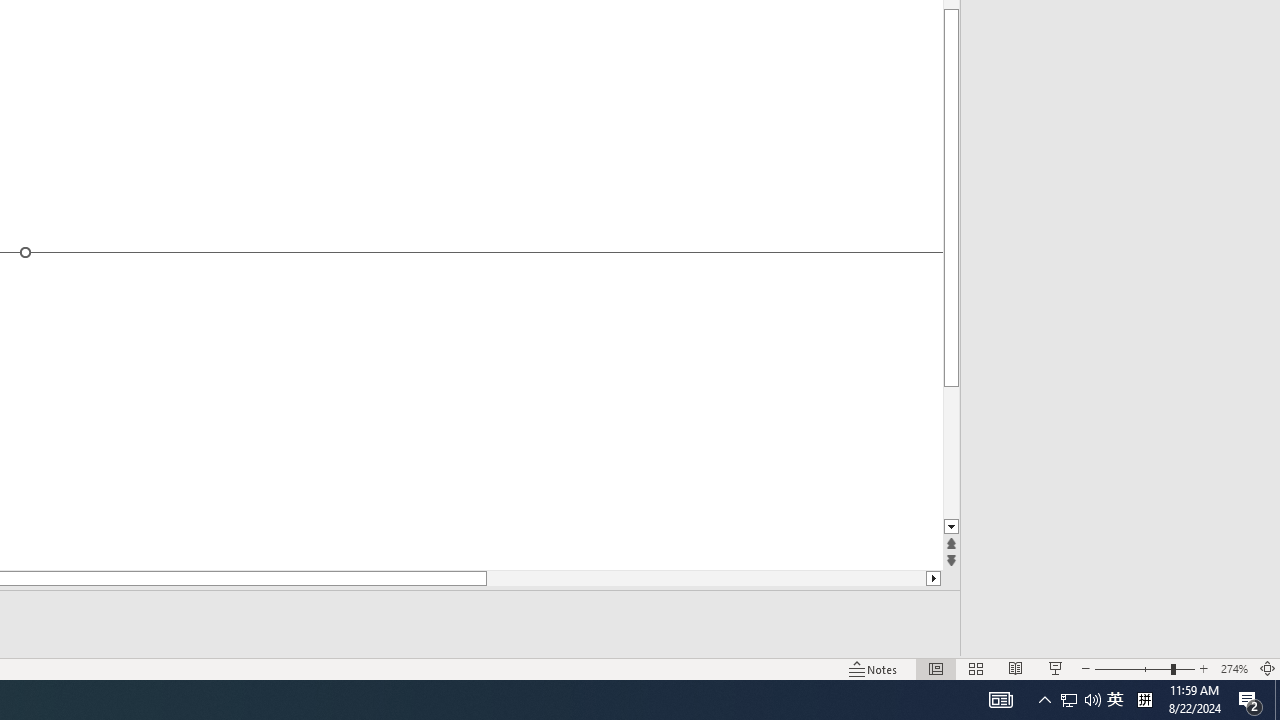  What do you see at coordinates (1233, 669) in the screenshot?
I see `'Zoom 274%'` at bounding box center [1233, 669].